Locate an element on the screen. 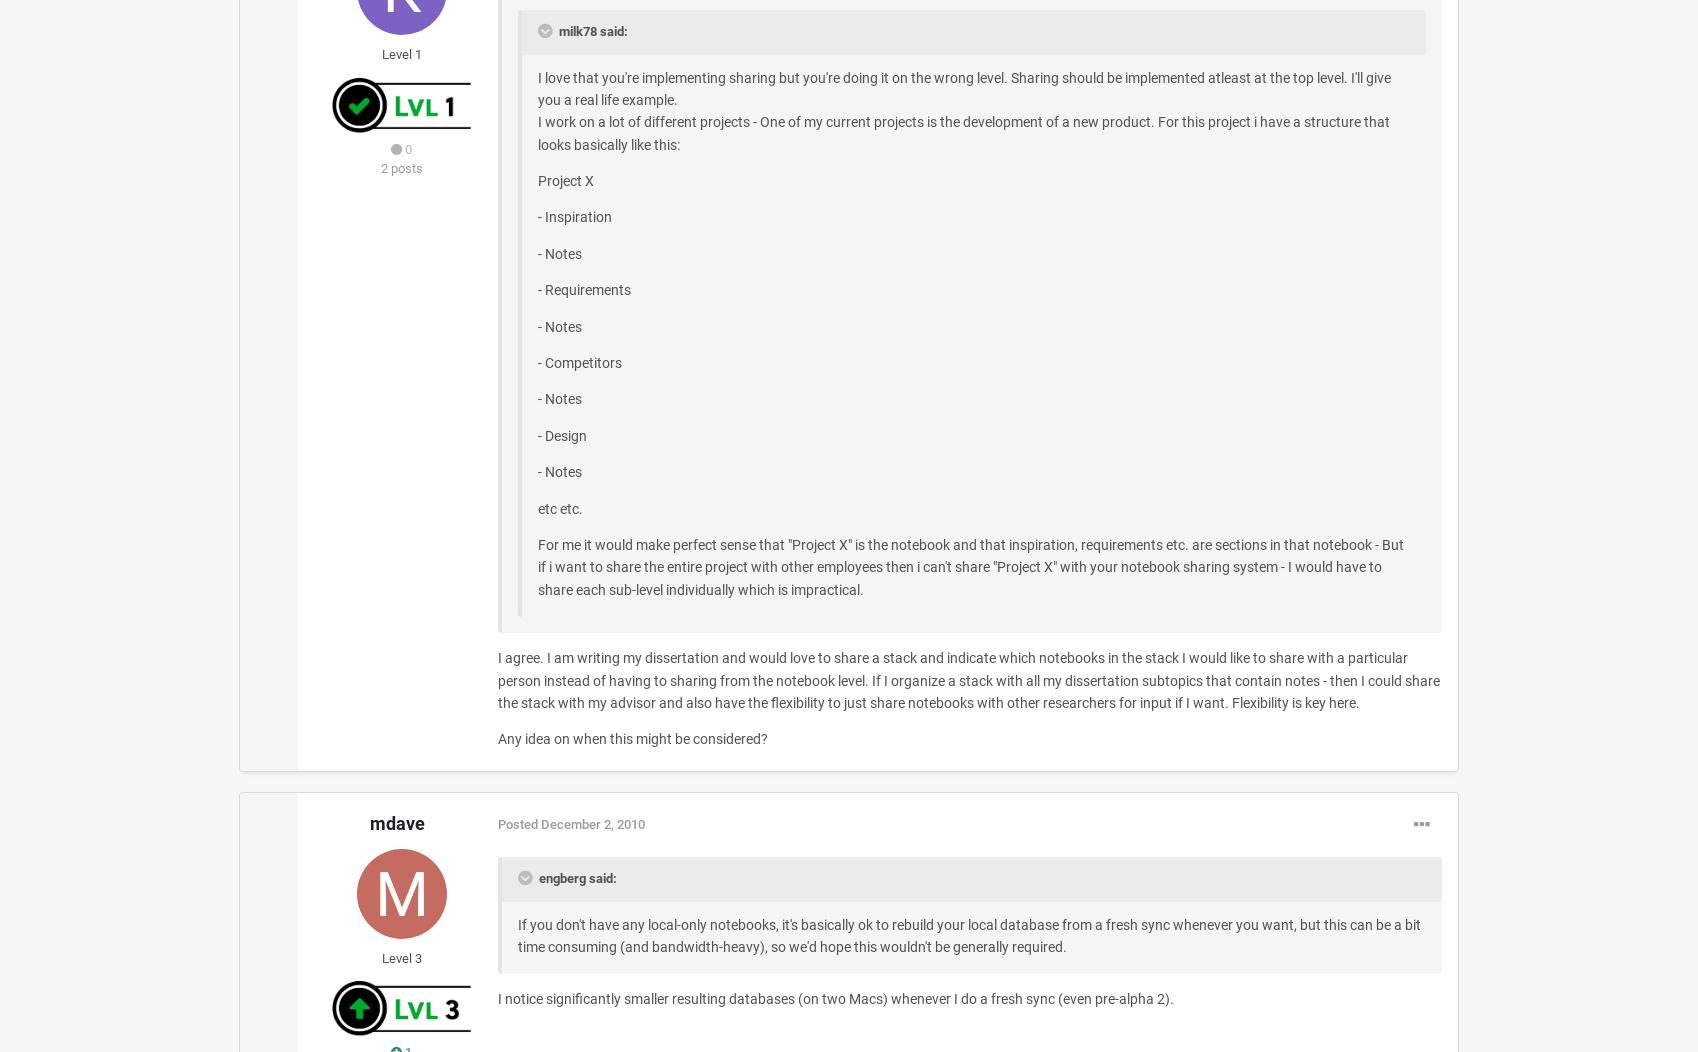 This screenshot has width=1698, height=1052. 'Level 1' is located at coordinates (401, 53).